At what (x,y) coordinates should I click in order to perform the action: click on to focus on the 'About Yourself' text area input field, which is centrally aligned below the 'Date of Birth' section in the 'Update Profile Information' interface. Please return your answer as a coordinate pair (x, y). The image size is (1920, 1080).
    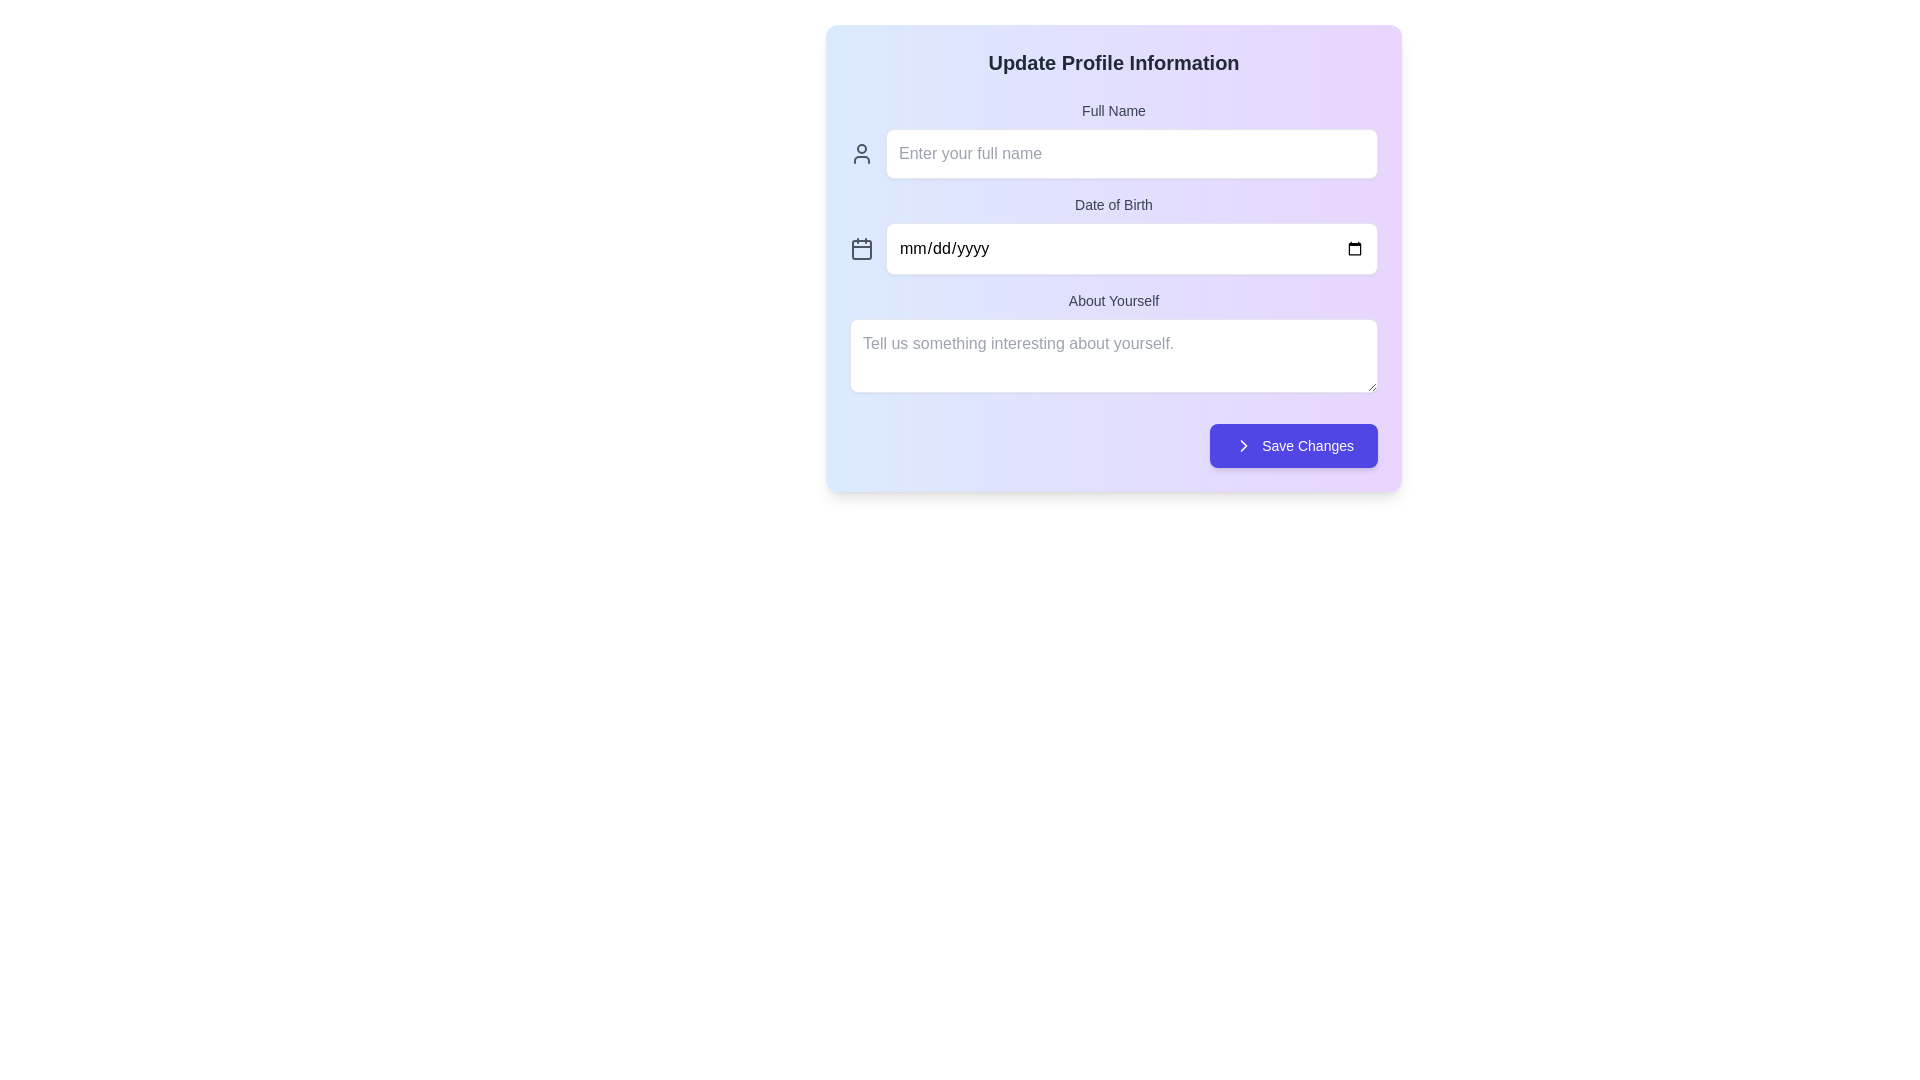
    Looking at the image, I should click on (1112, 343).